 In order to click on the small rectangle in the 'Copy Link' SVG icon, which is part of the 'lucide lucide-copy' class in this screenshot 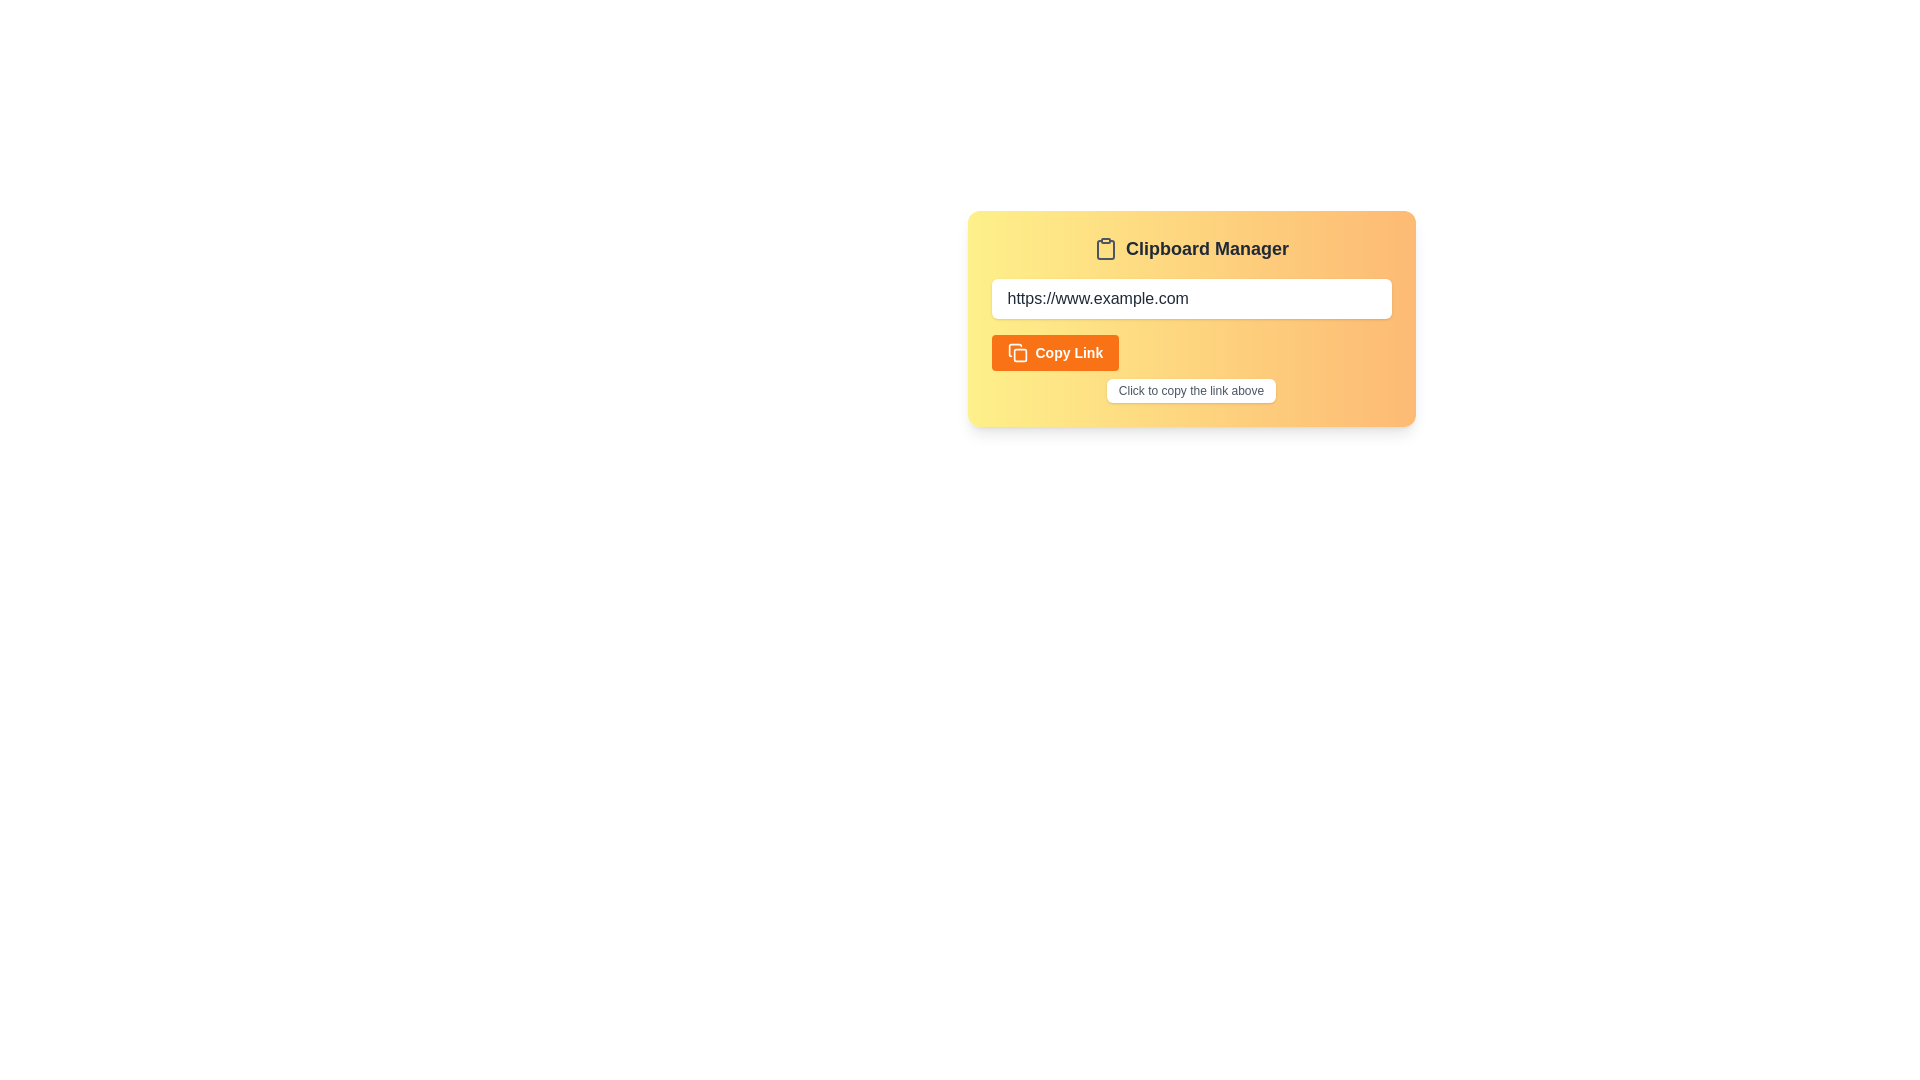, I will do `click(1019, 354)`.